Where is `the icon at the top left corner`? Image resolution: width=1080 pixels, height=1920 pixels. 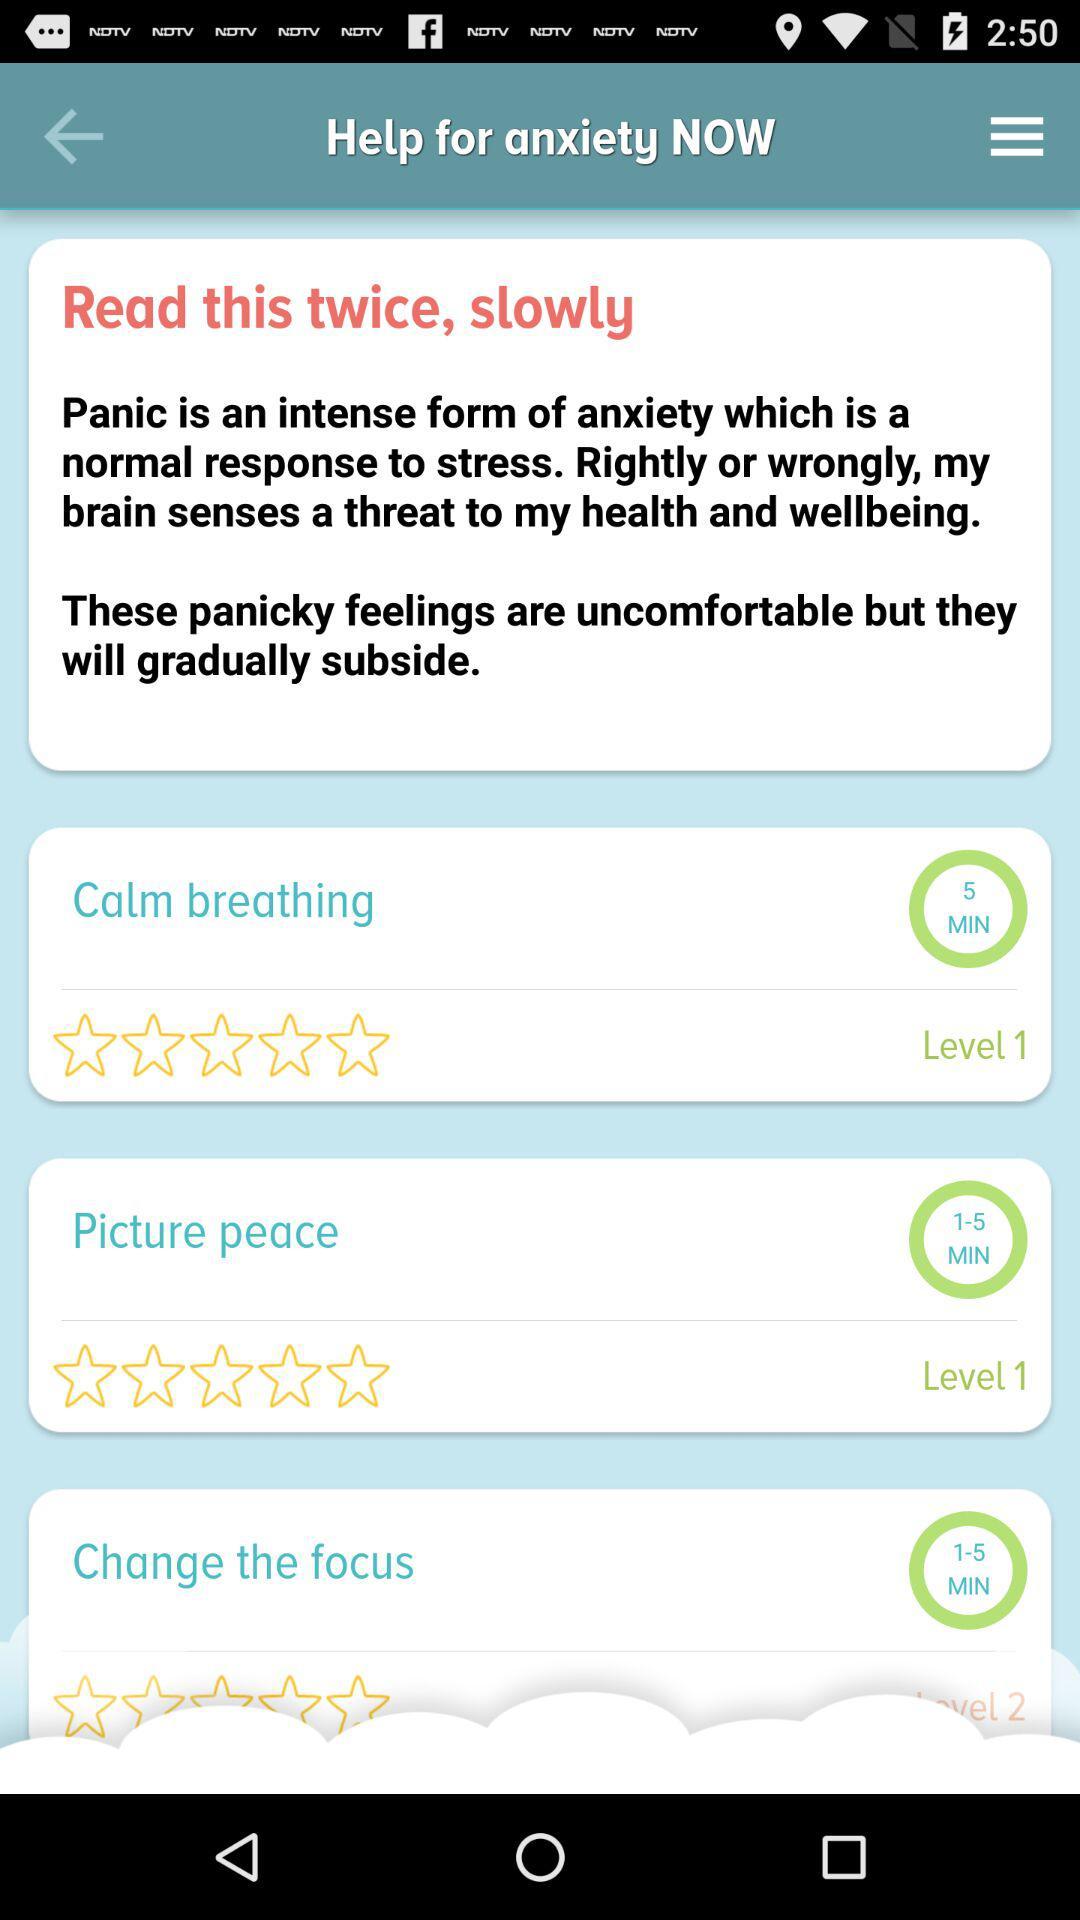 the icon at the top left corner is located at coordinates (72, 135).